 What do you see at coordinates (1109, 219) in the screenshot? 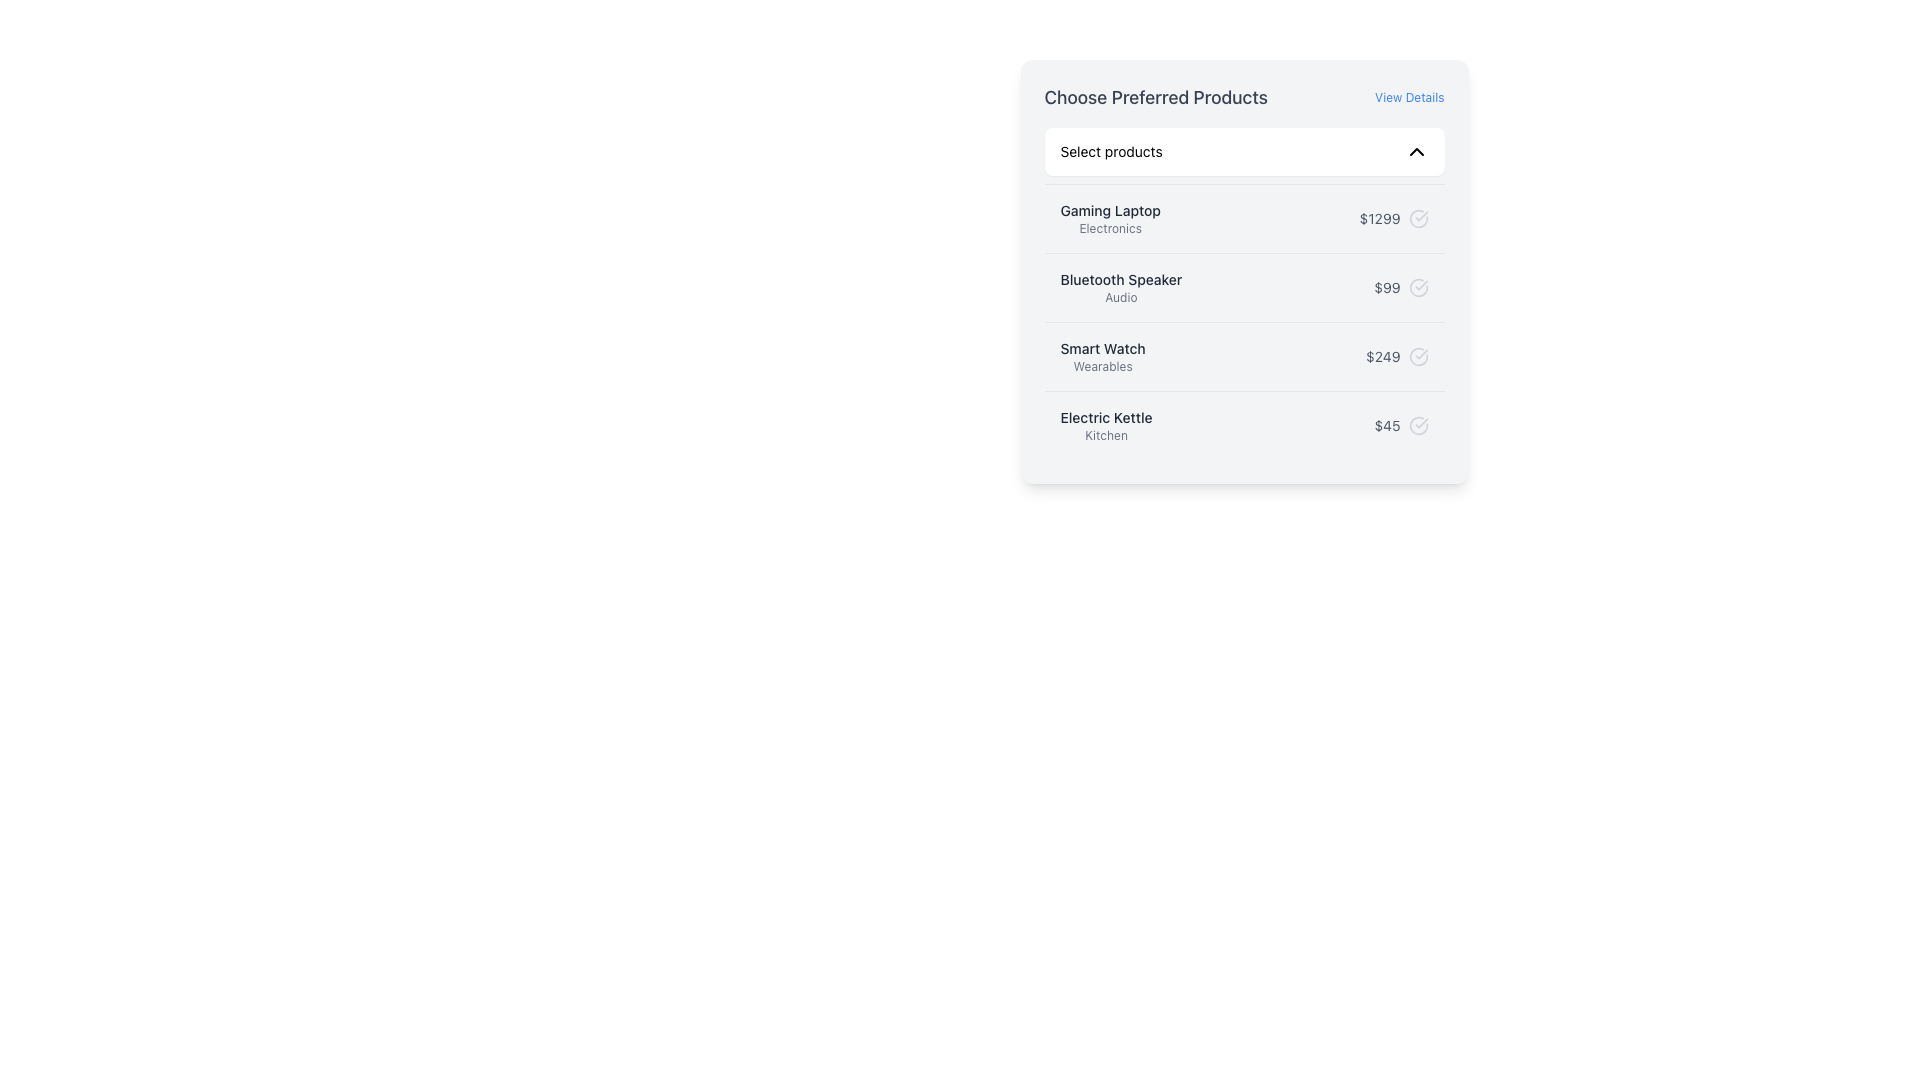
I see `the product item text block located under the 'Choose Preferred Products' section to highlight the corresponding product` at bounding box center [1109, 219].